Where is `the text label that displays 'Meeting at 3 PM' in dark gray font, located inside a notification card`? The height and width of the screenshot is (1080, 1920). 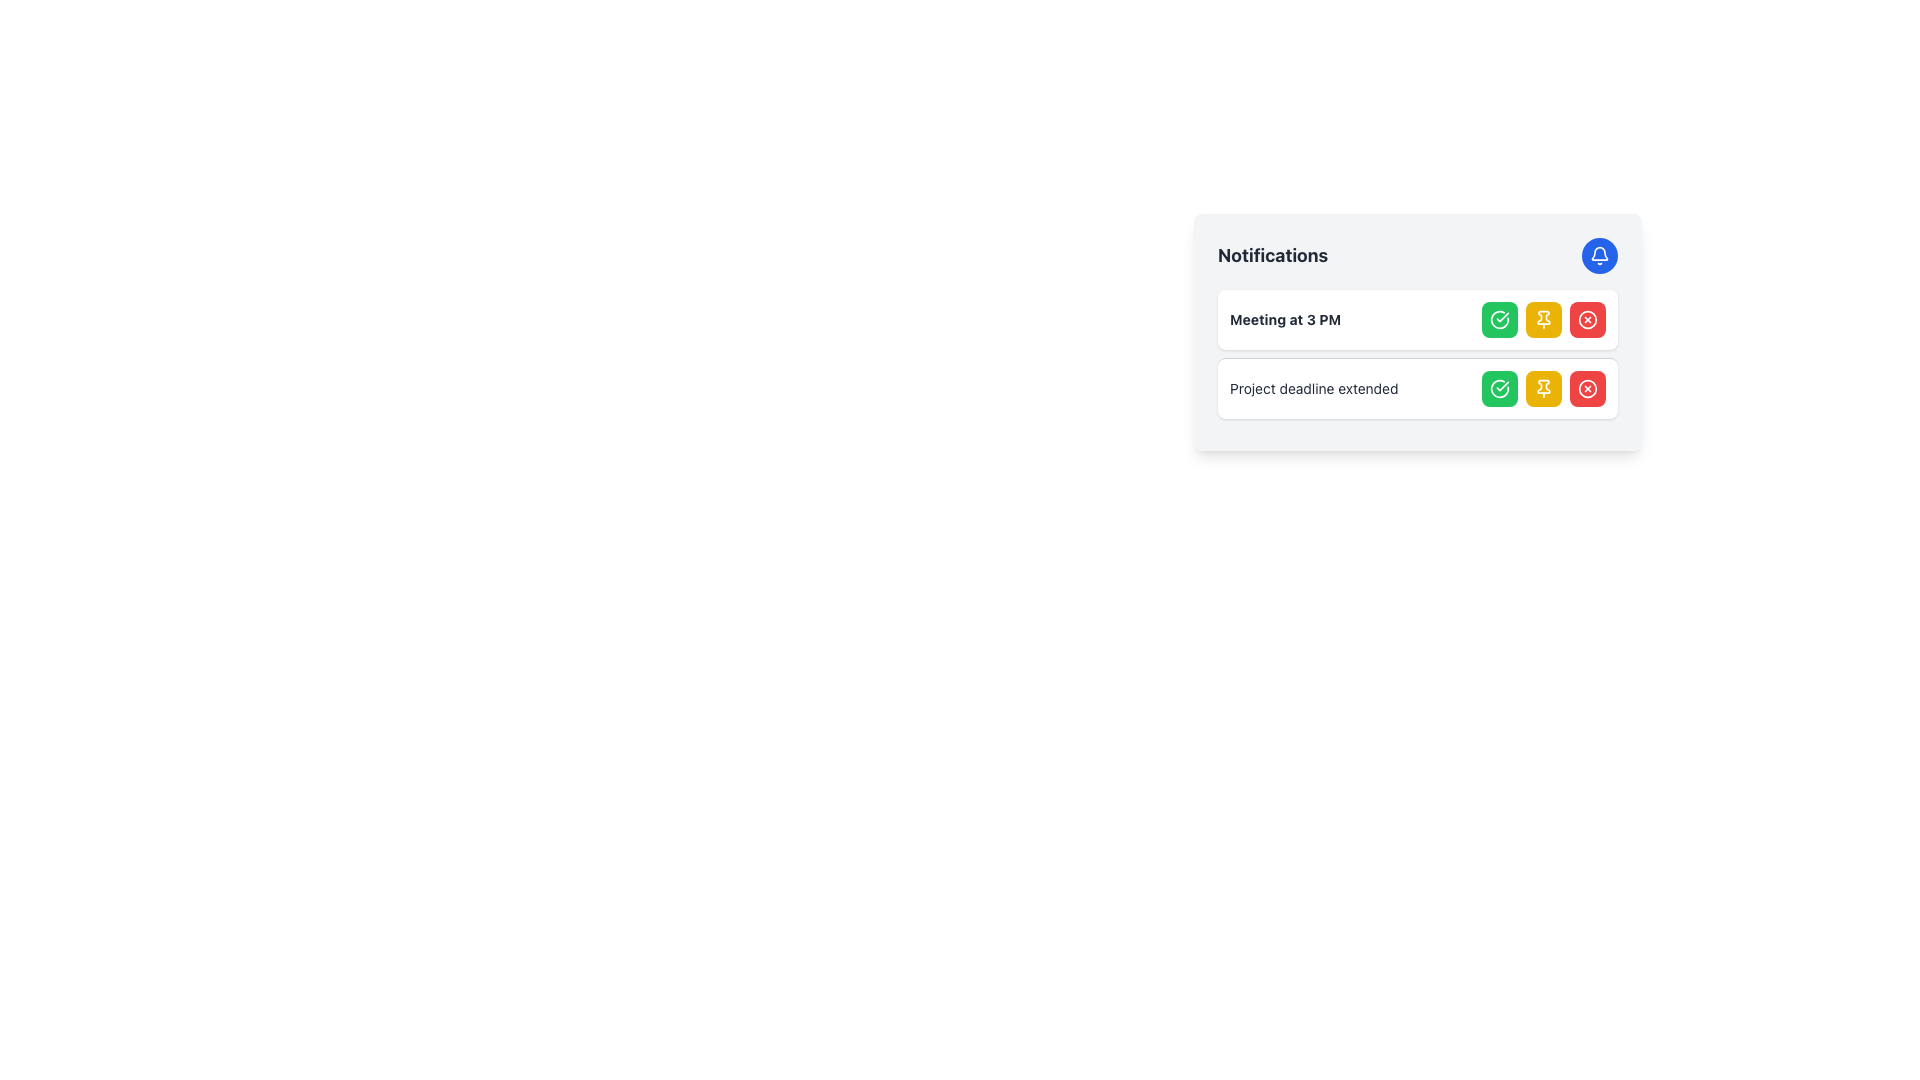
the text label that displays 'Meeting at 3 PM' in dark gray font, located inside a notification card is located at coordinates (1285, 319).